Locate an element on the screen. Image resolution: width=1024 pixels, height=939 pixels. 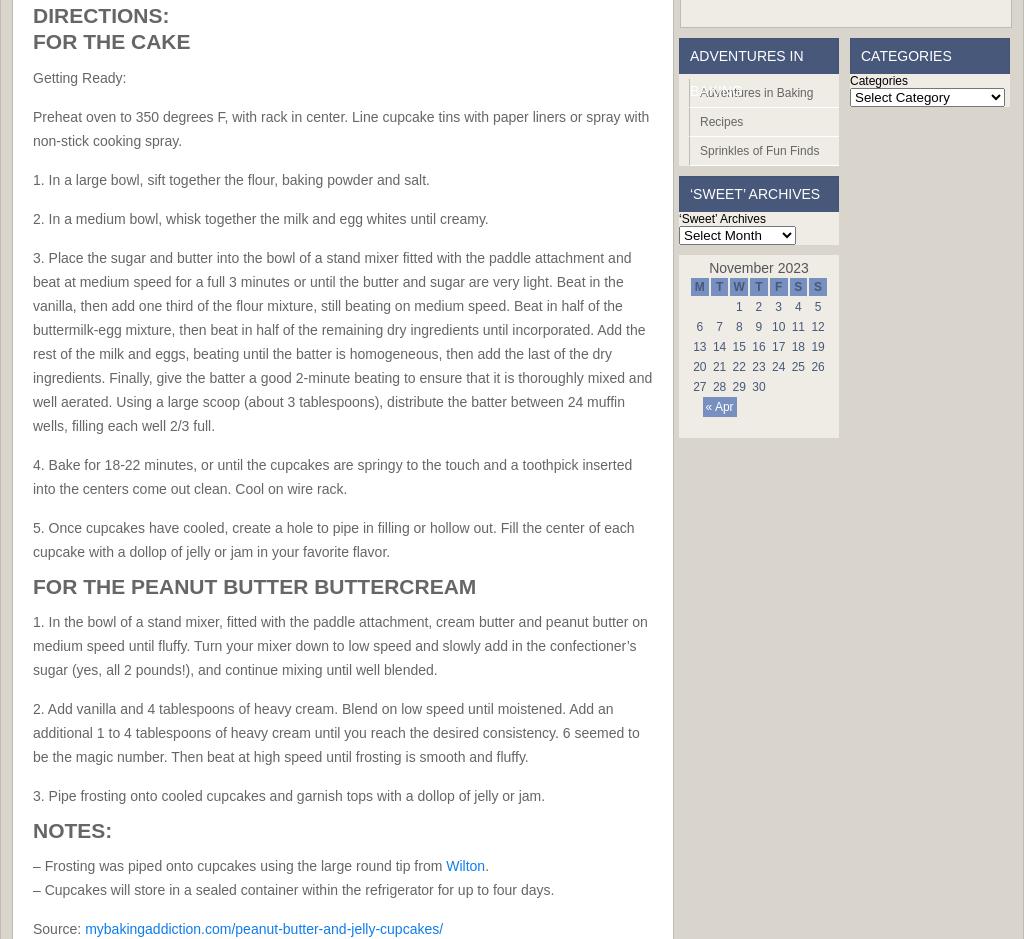
'– Frosting was piped onto cupcakes using the large round tip from' is located at coordinates (32, 865).